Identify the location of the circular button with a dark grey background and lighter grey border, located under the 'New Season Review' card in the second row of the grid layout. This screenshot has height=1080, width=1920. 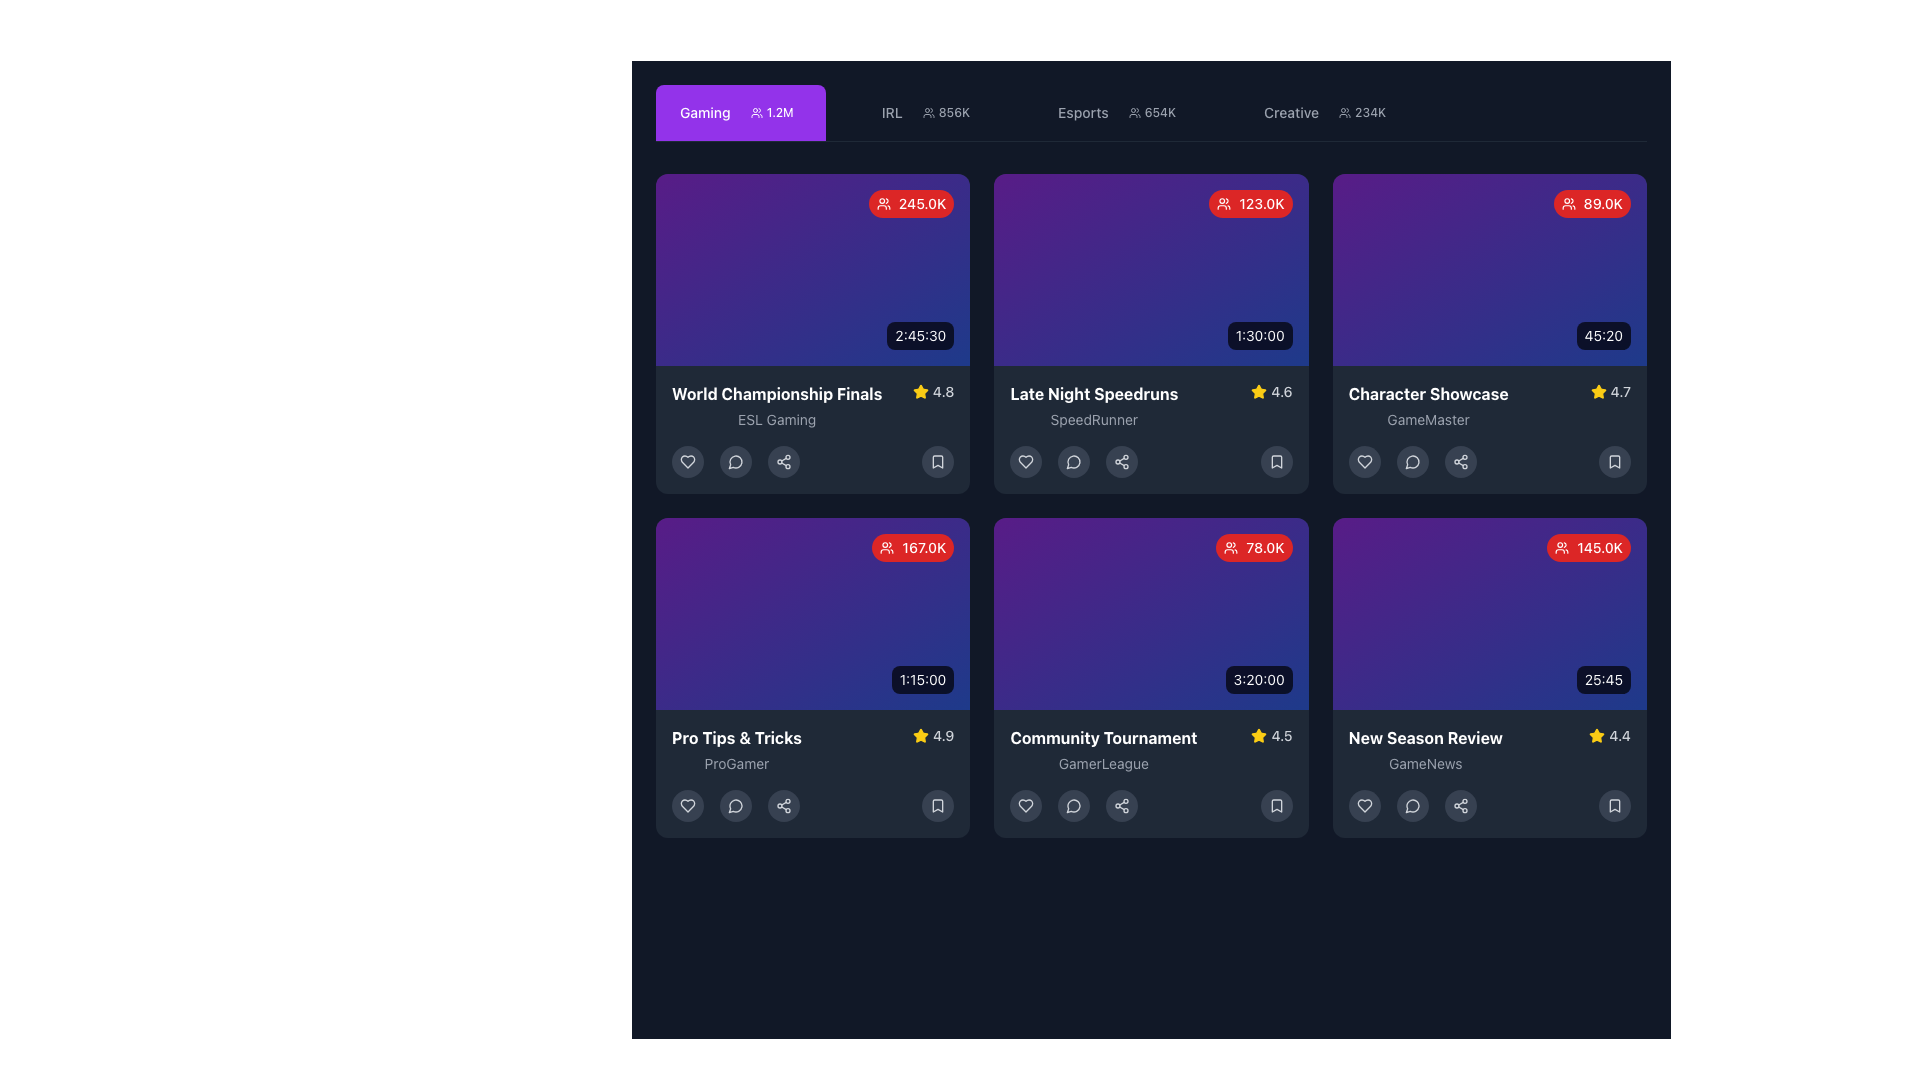
(1411, 805).